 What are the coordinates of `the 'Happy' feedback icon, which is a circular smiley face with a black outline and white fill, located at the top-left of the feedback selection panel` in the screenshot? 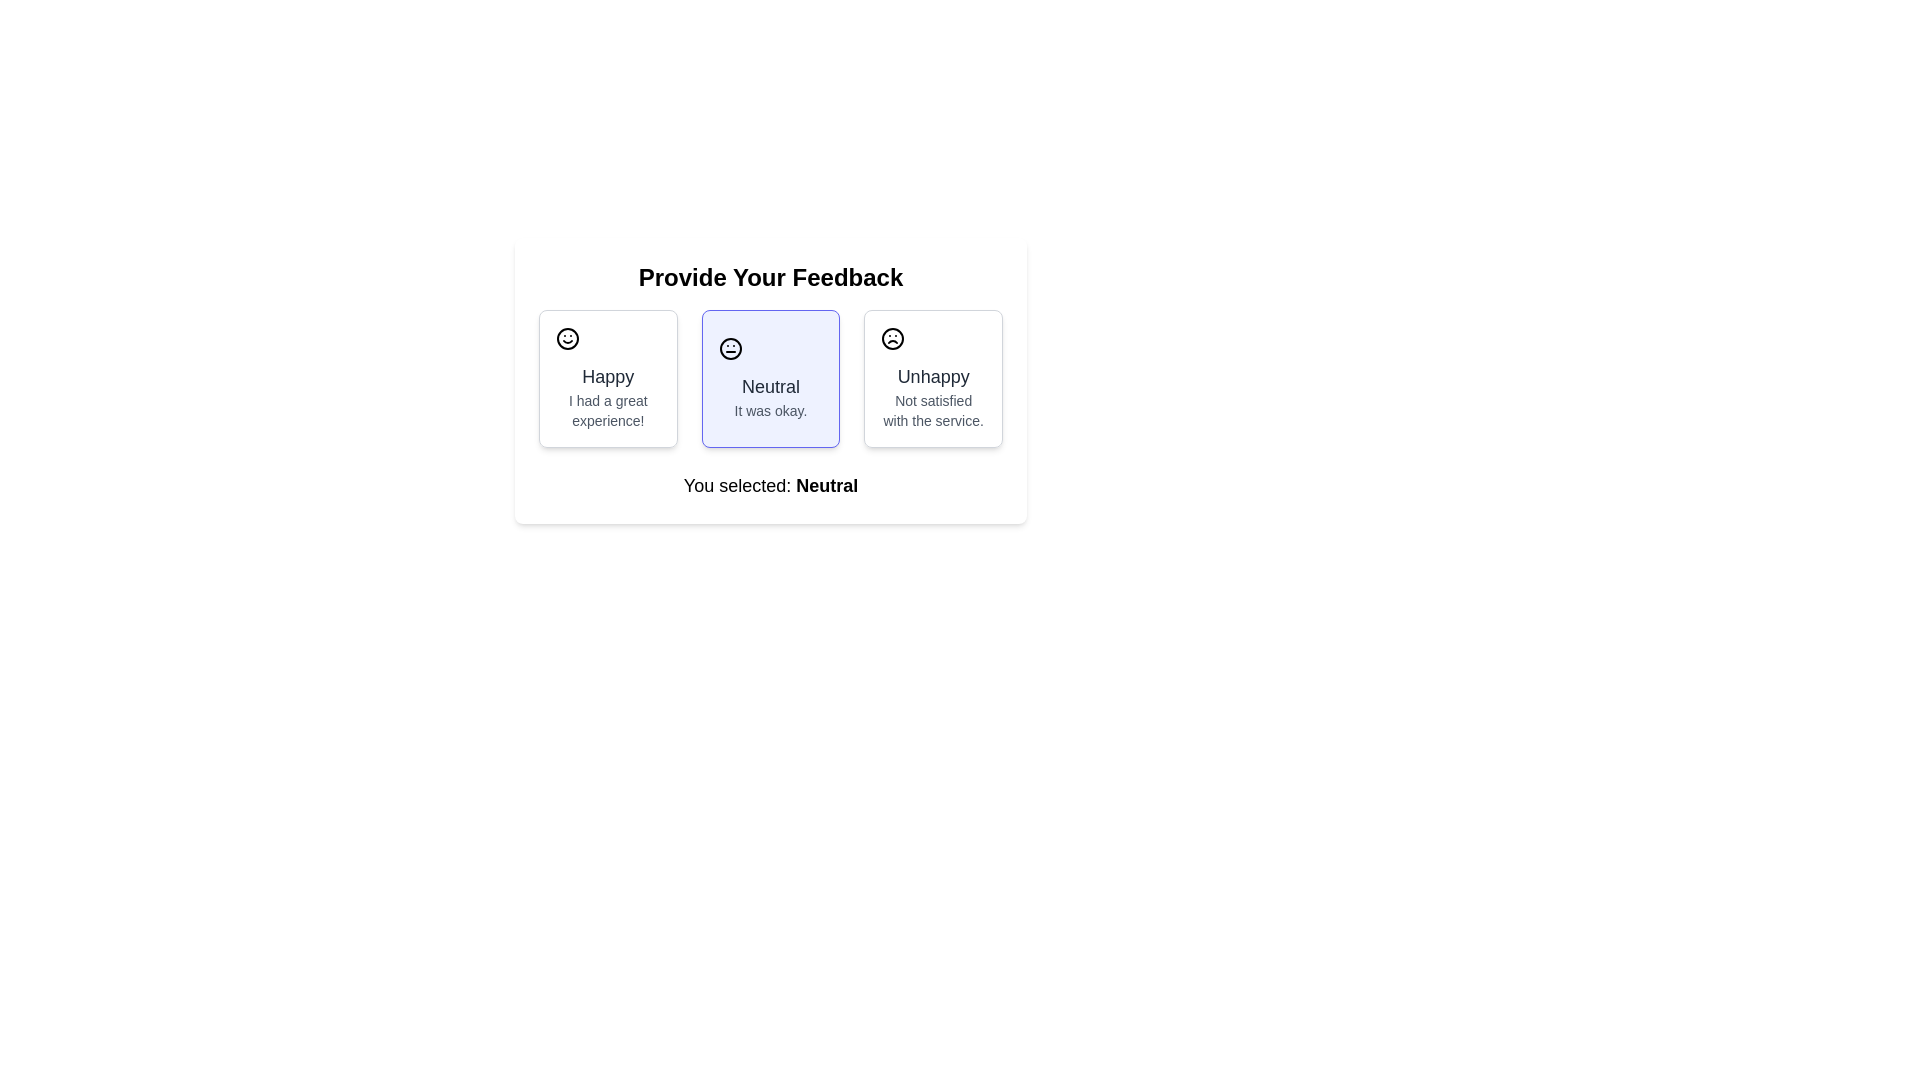 It's located at (566, 338).